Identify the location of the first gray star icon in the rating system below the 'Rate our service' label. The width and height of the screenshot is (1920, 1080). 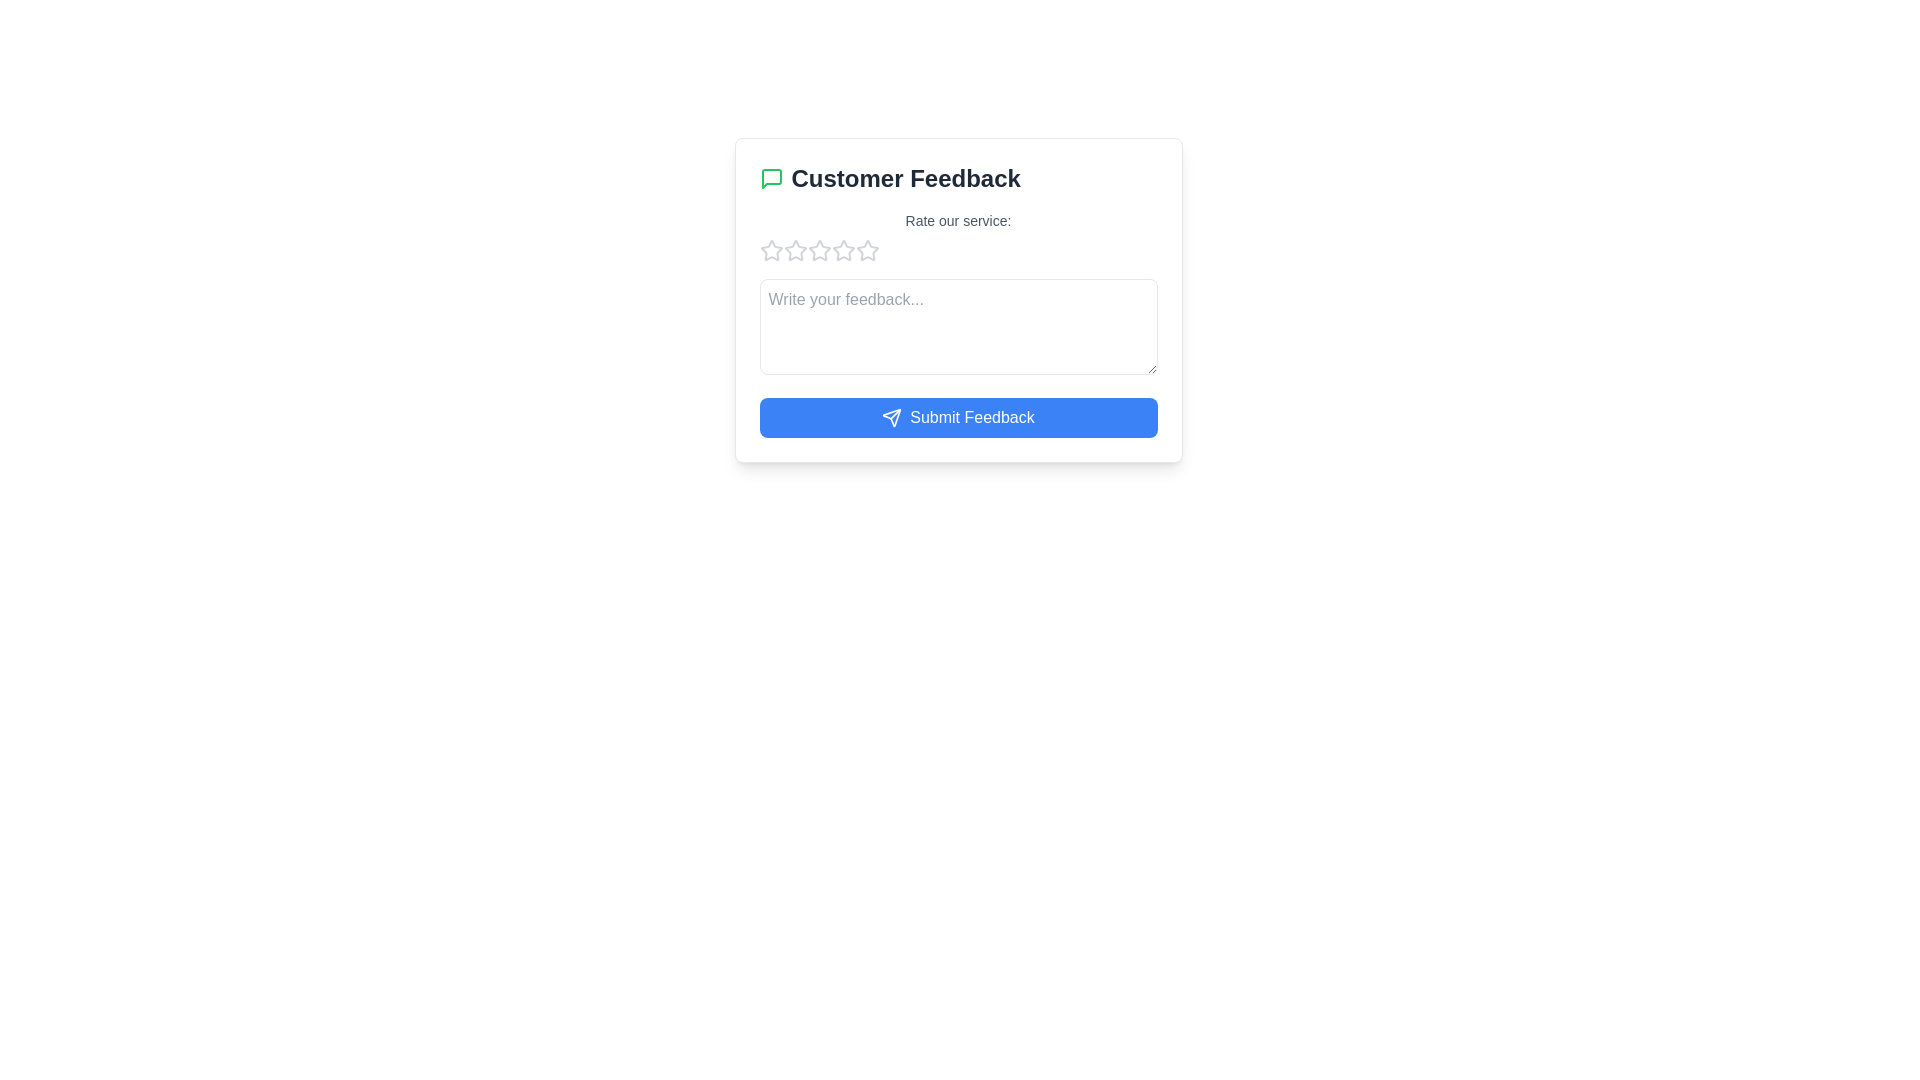
(794, 249).